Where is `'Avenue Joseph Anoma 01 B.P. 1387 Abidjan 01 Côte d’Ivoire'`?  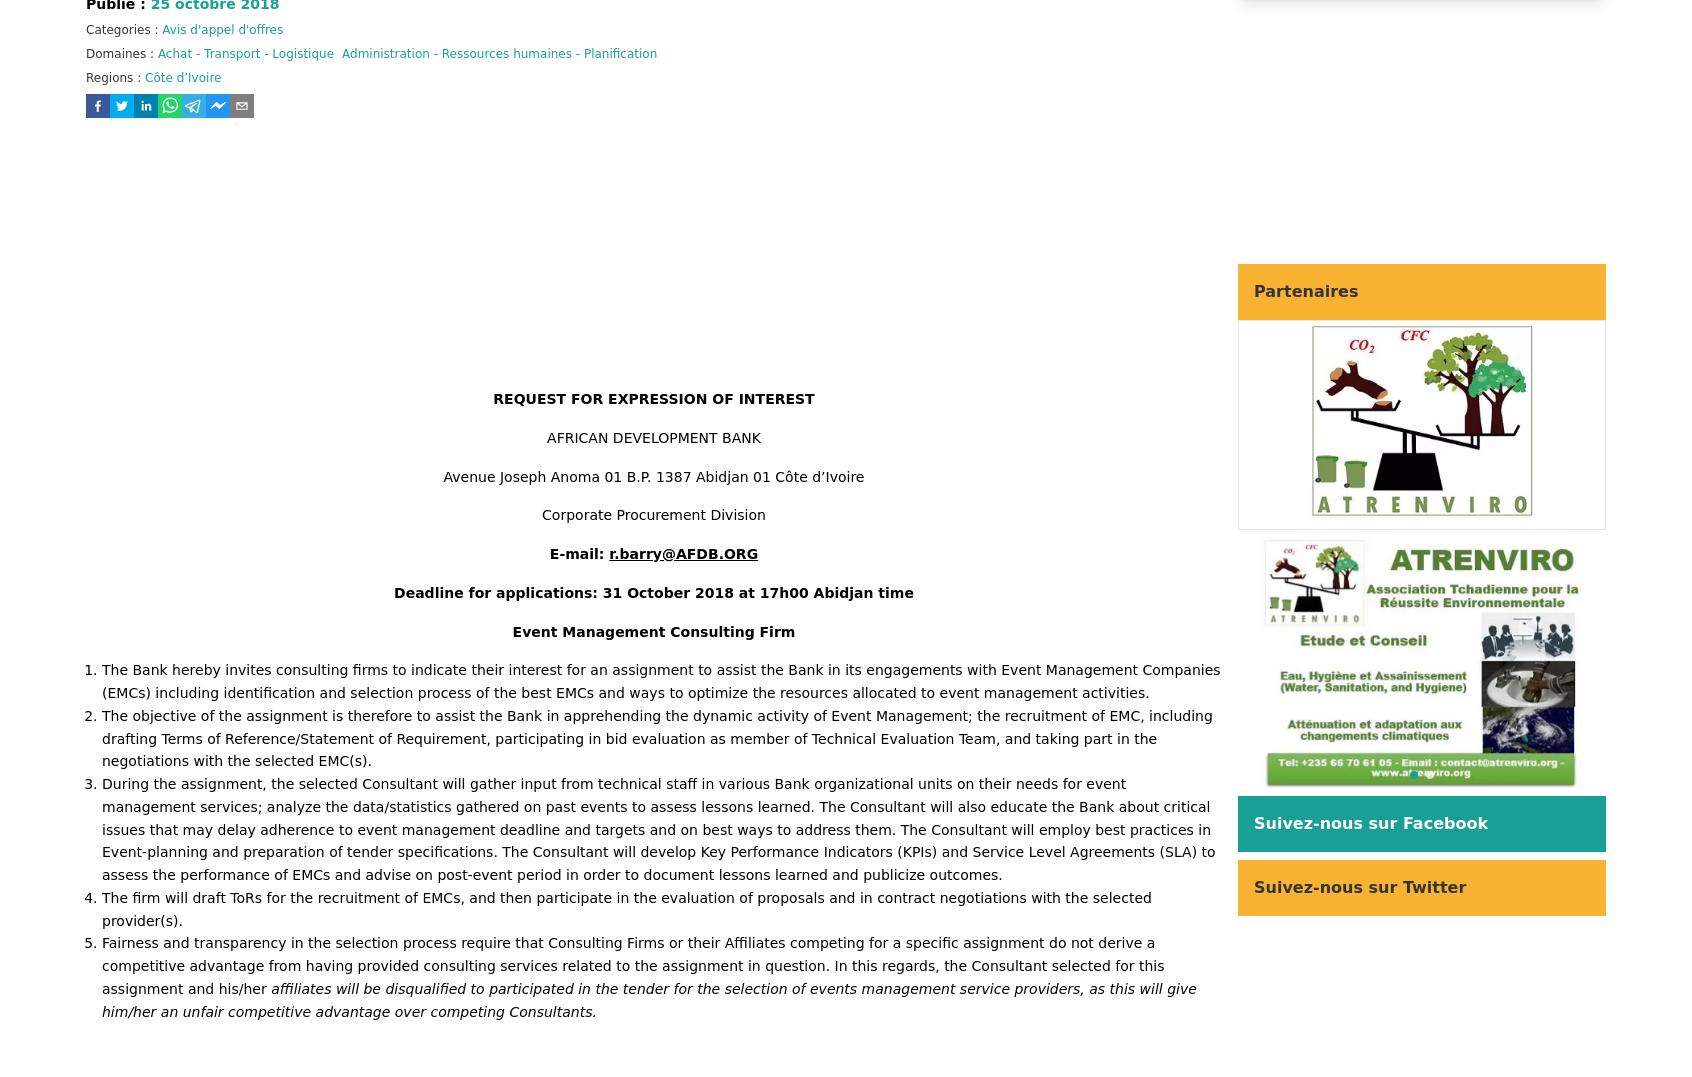
'Avenue Joseph Anoma 01 B.P. 1387 Abidjan 01 Côte d’Ivoire' is located at coordinates (441, 476).